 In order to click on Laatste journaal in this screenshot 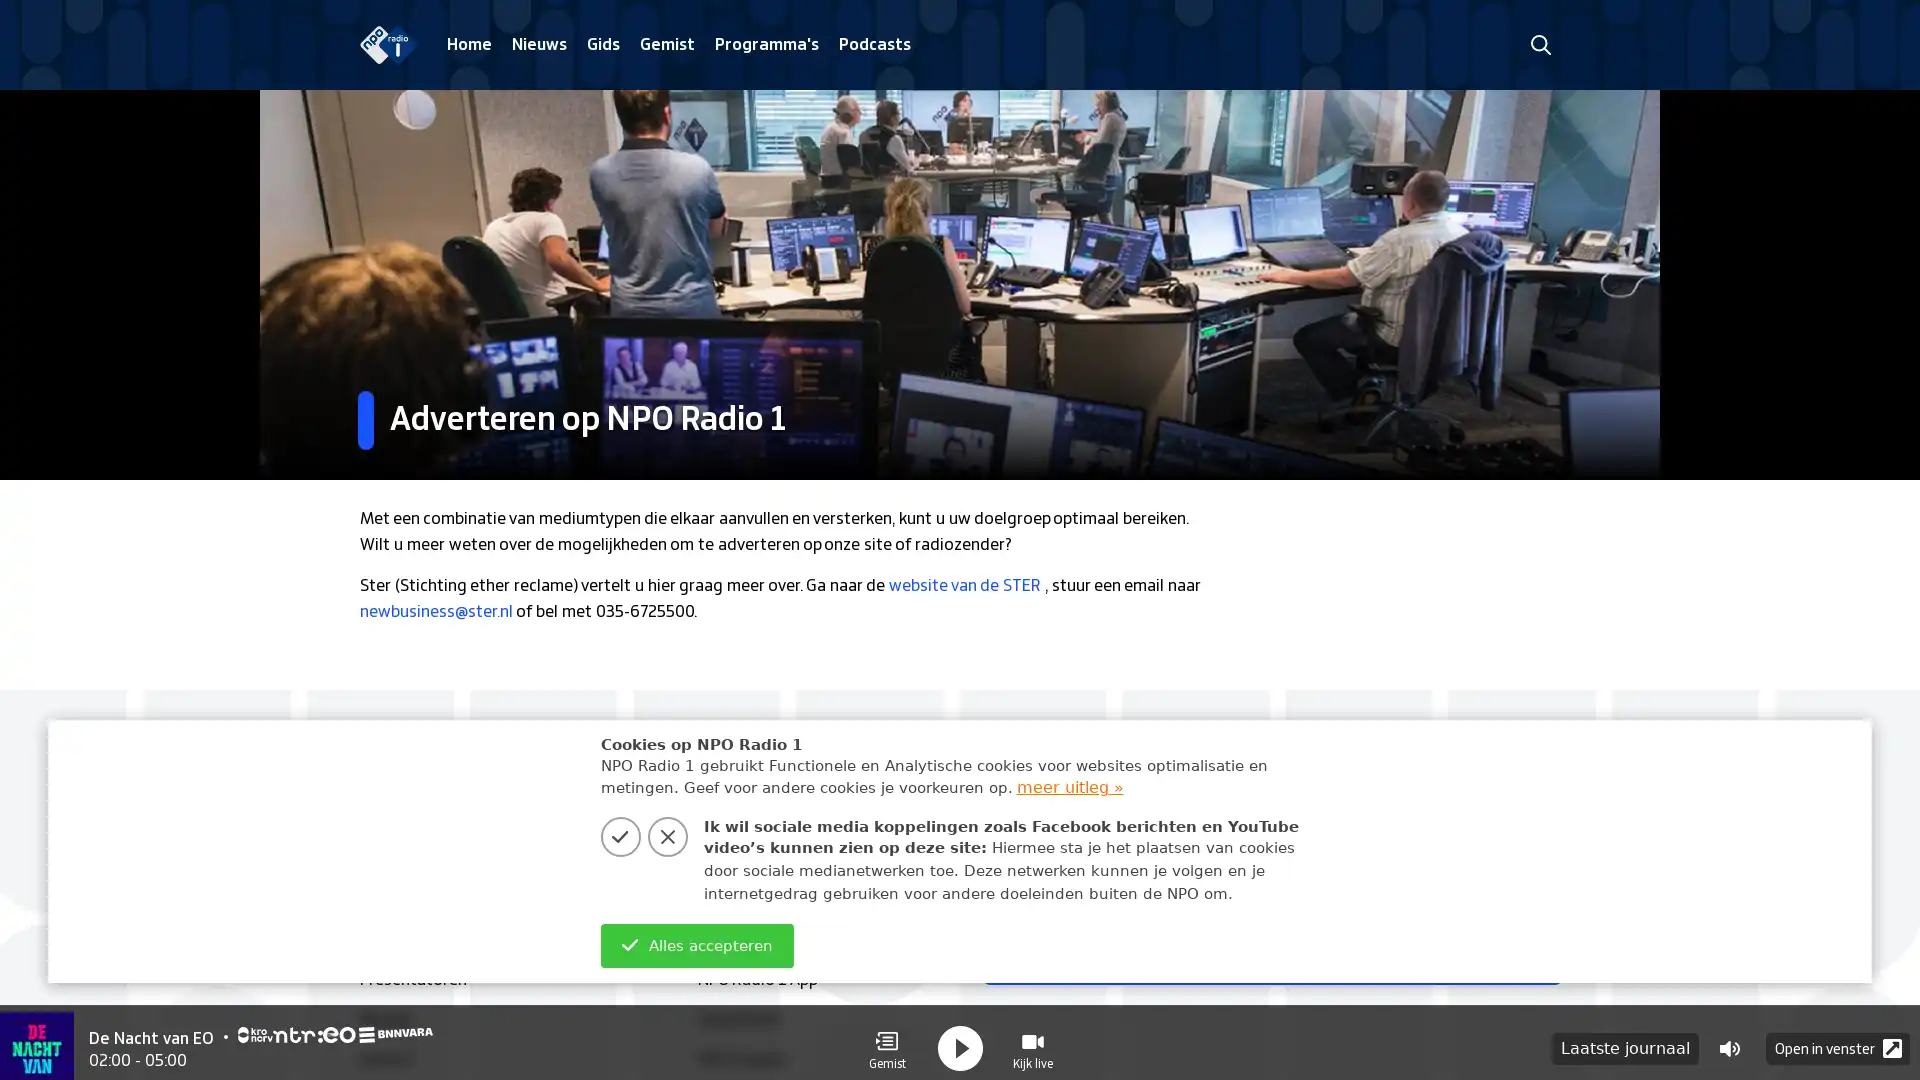, I will do `click(1625, 1036)`.